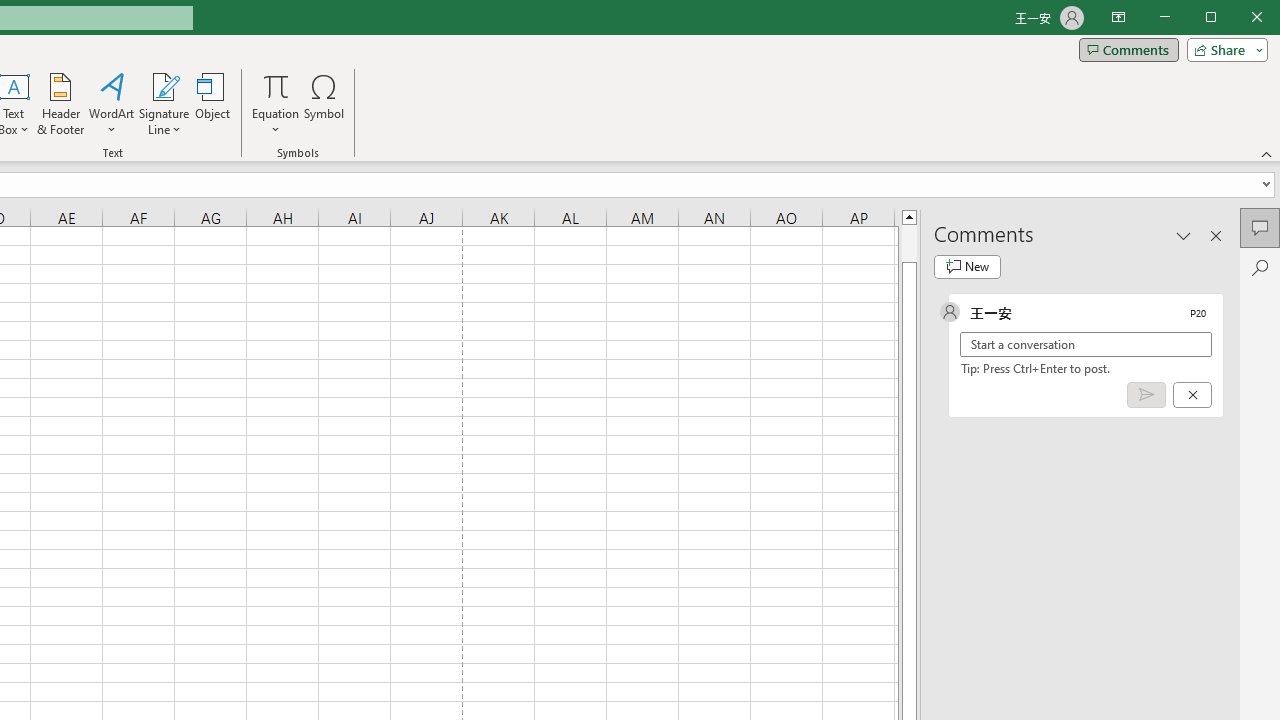 Image resolution: width=1280 pixels, height=720 pixels. I want to click on 'Signature Line', so click(164, 104).